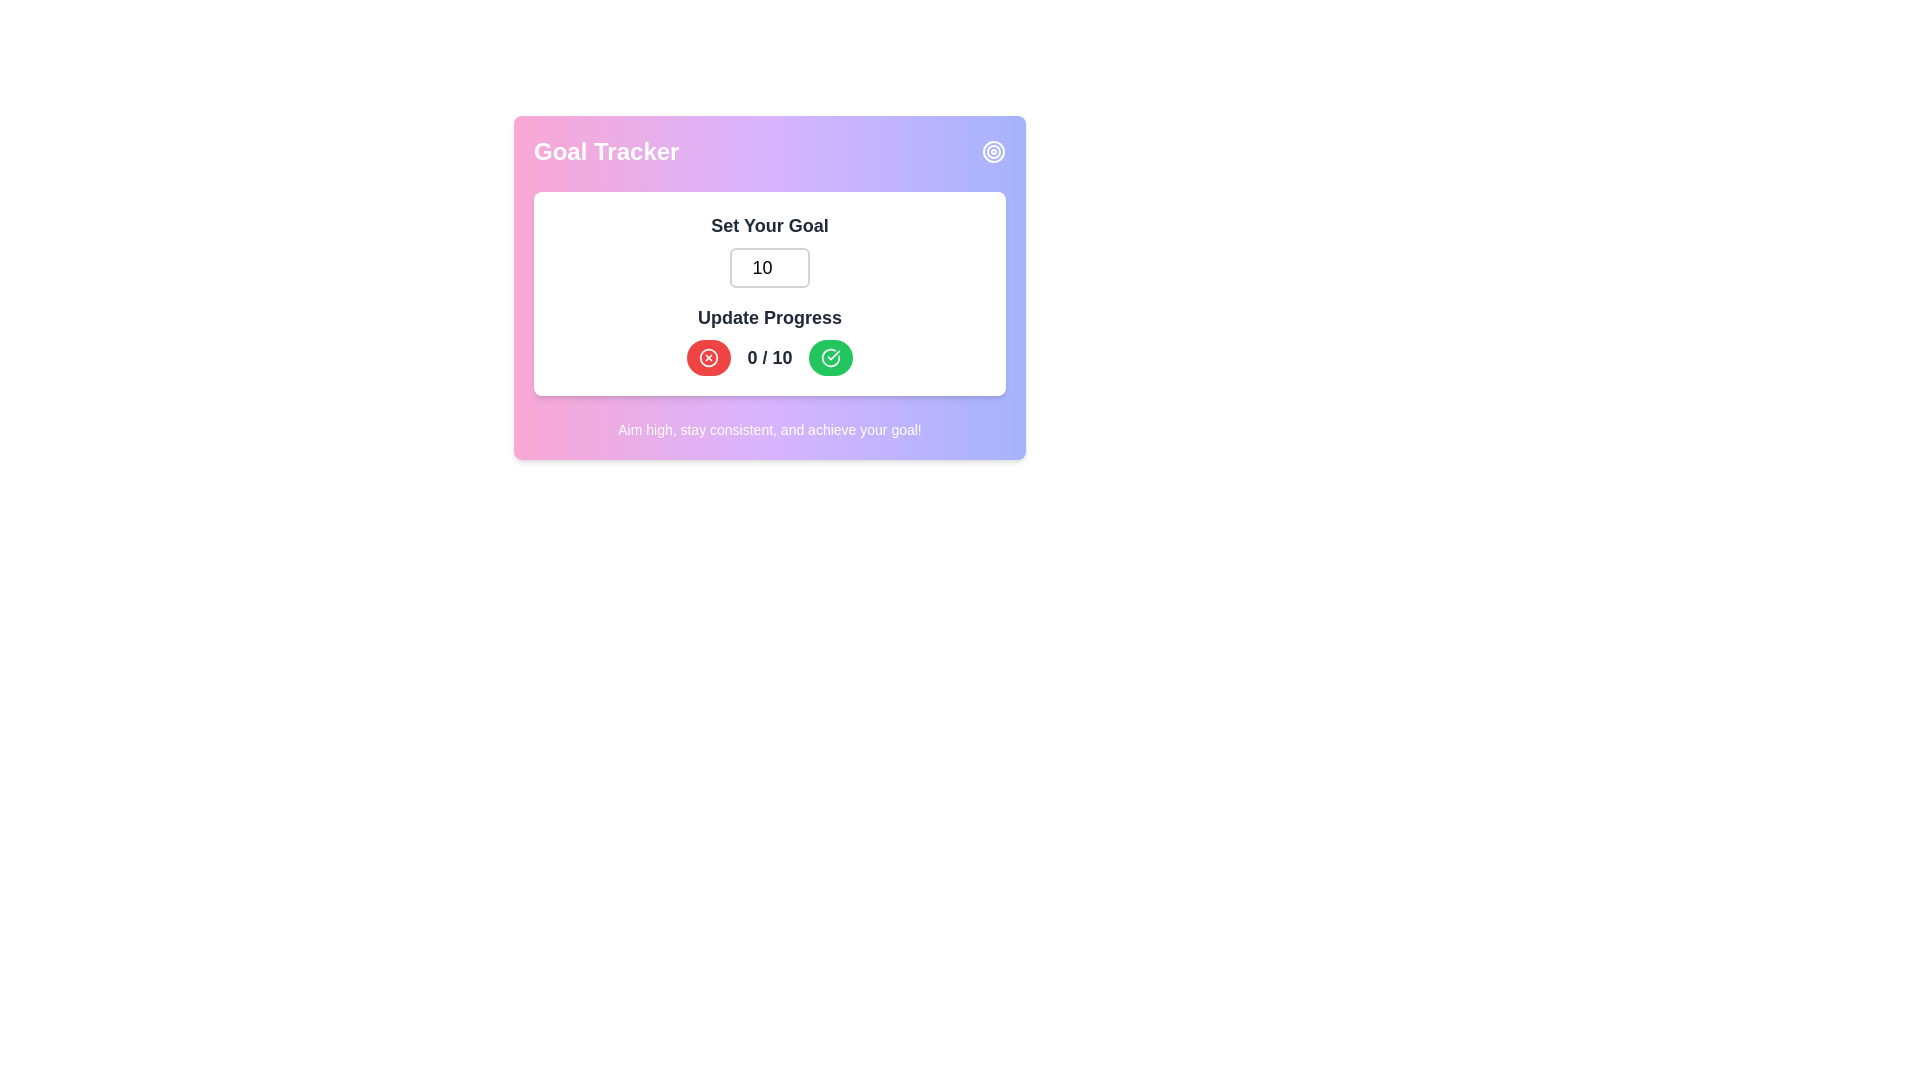  I want to click on the Text Label that serves as a heading for setting a goal, positioned at the top of its section within a card-like design, so click(768, 225).